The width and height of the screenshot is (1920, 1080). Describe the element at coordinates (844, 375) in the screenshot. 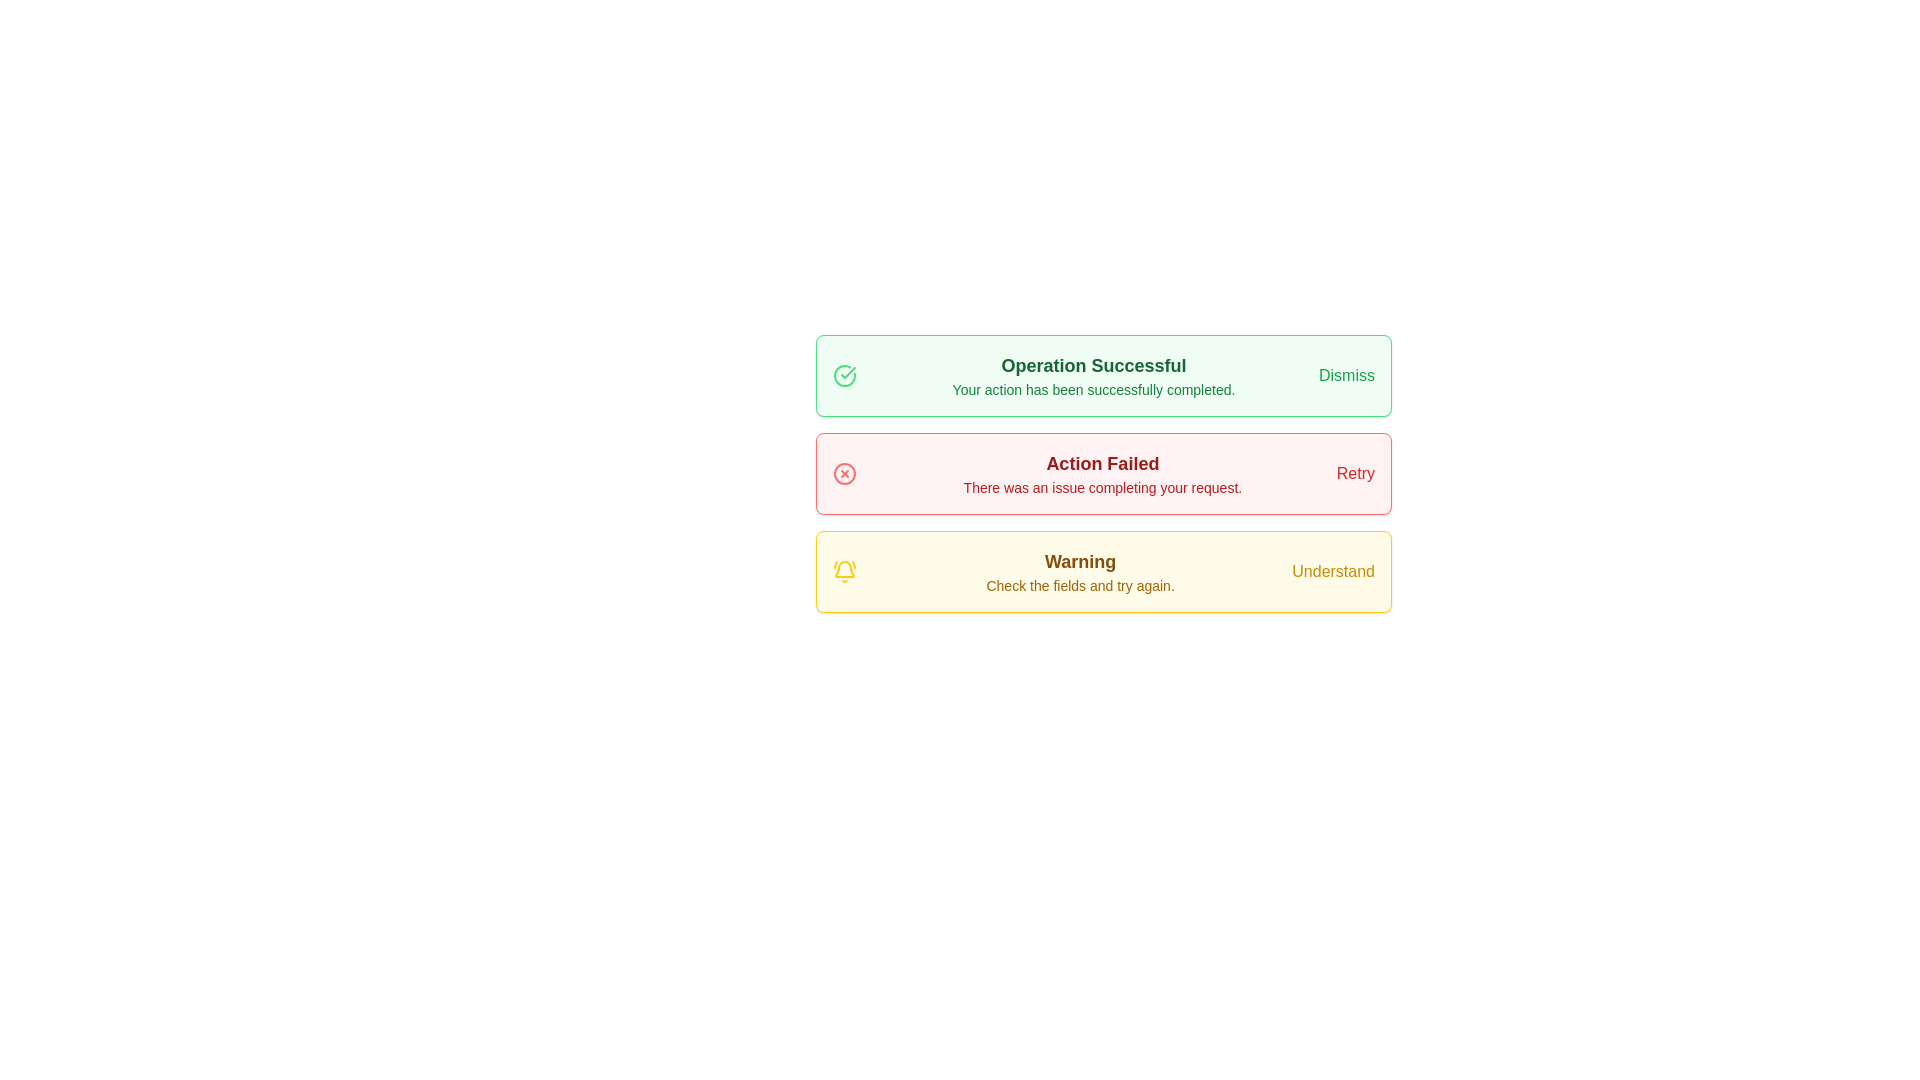

I see `the success indicator icon located in the topmost green banner labeled 'Operation Successful', which is positioned to the left of the text and button` at that location.